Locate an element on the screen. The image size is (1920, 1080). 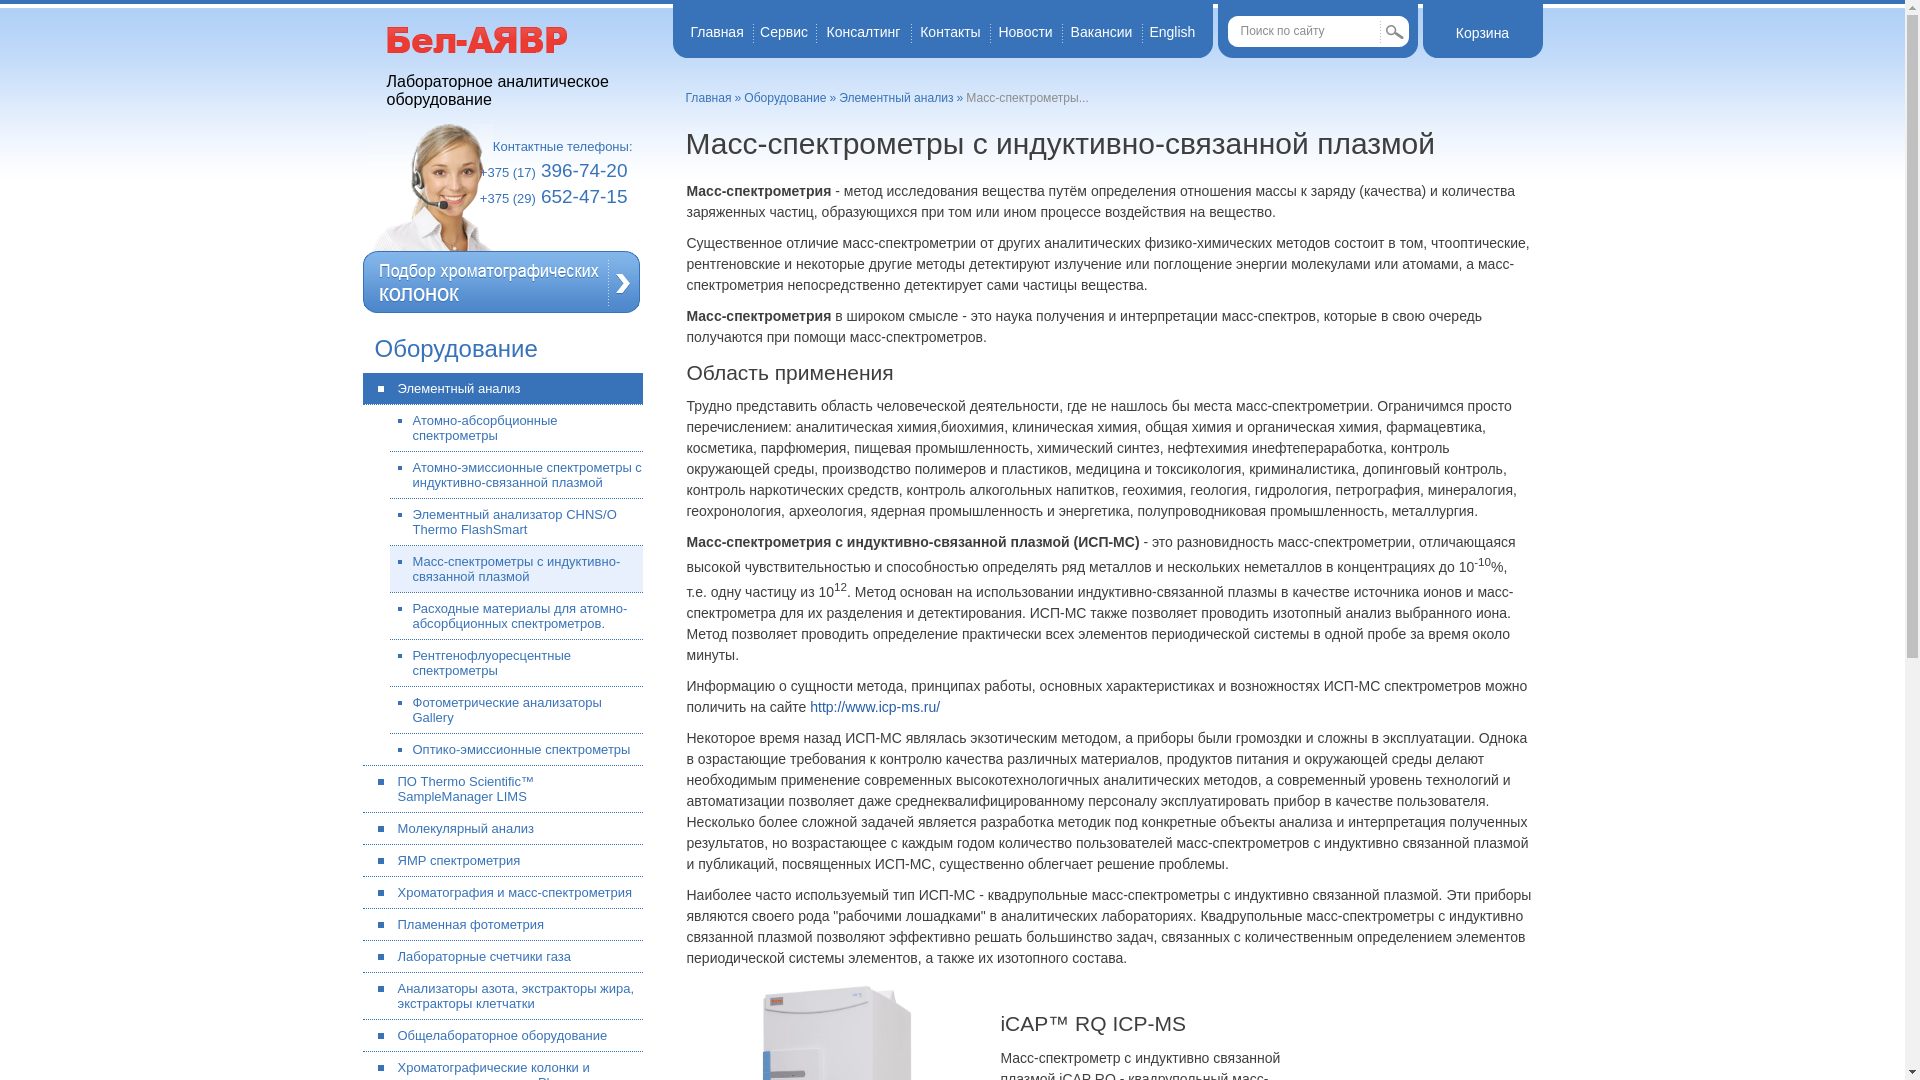
'http://www.icp-ms.ru/' is located at coordinates (874, 705).